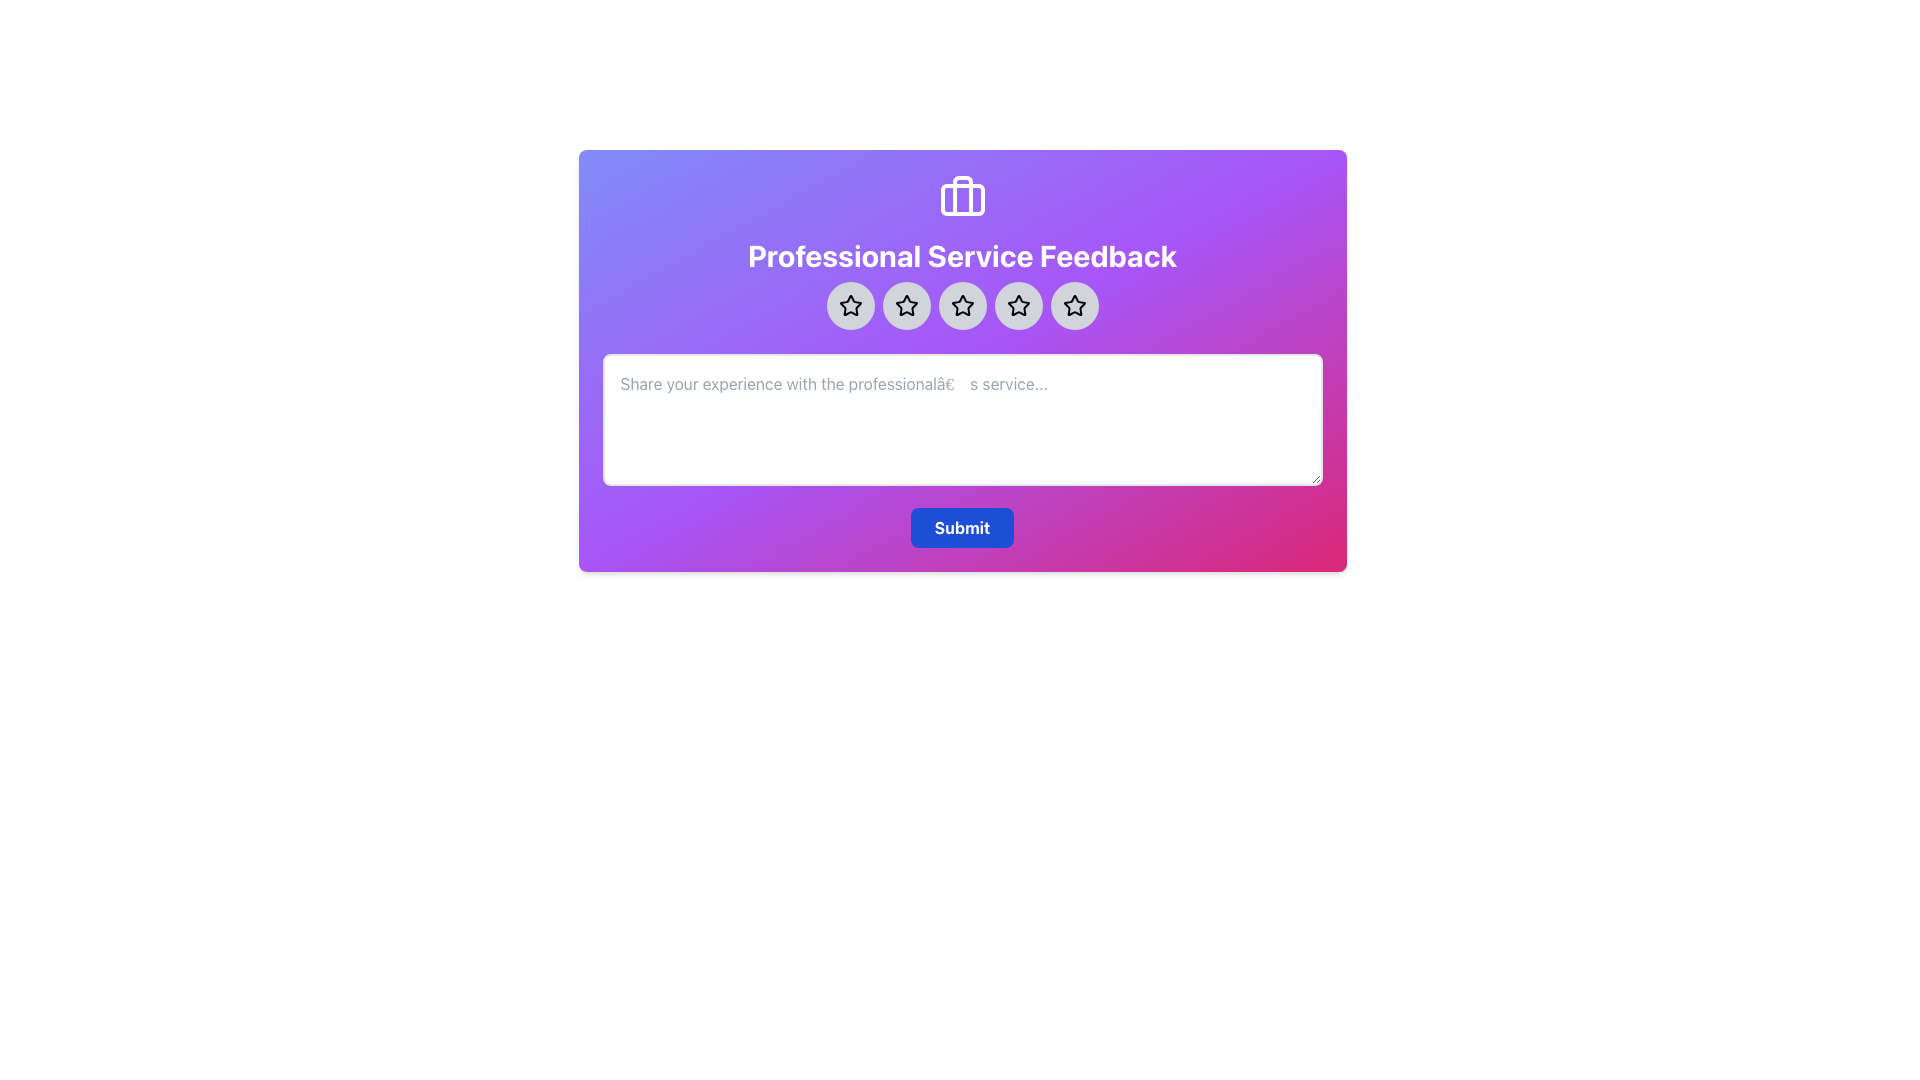 The height and width of the screenshot is (1080, 1920). What do you see at coordinates (1073, 305) in the screenshot?
I see `the fifth star-shaped button in the rating selection for the highest rating of 5 stars in the feedback form` at bounding box center [1073, 305].